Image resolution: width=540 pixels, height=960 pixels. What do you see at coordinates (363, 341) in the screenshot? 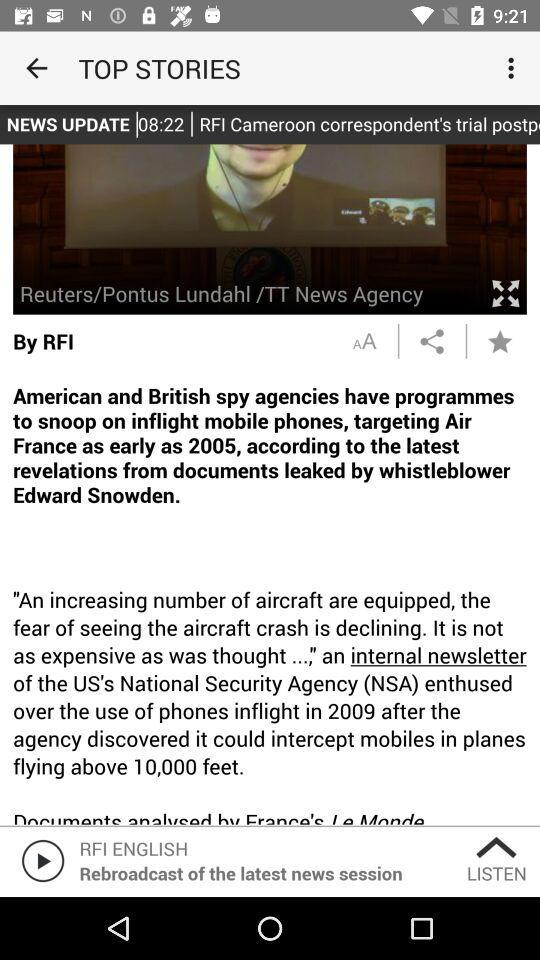
I see `the font icon` at bounding box center [363, 341].